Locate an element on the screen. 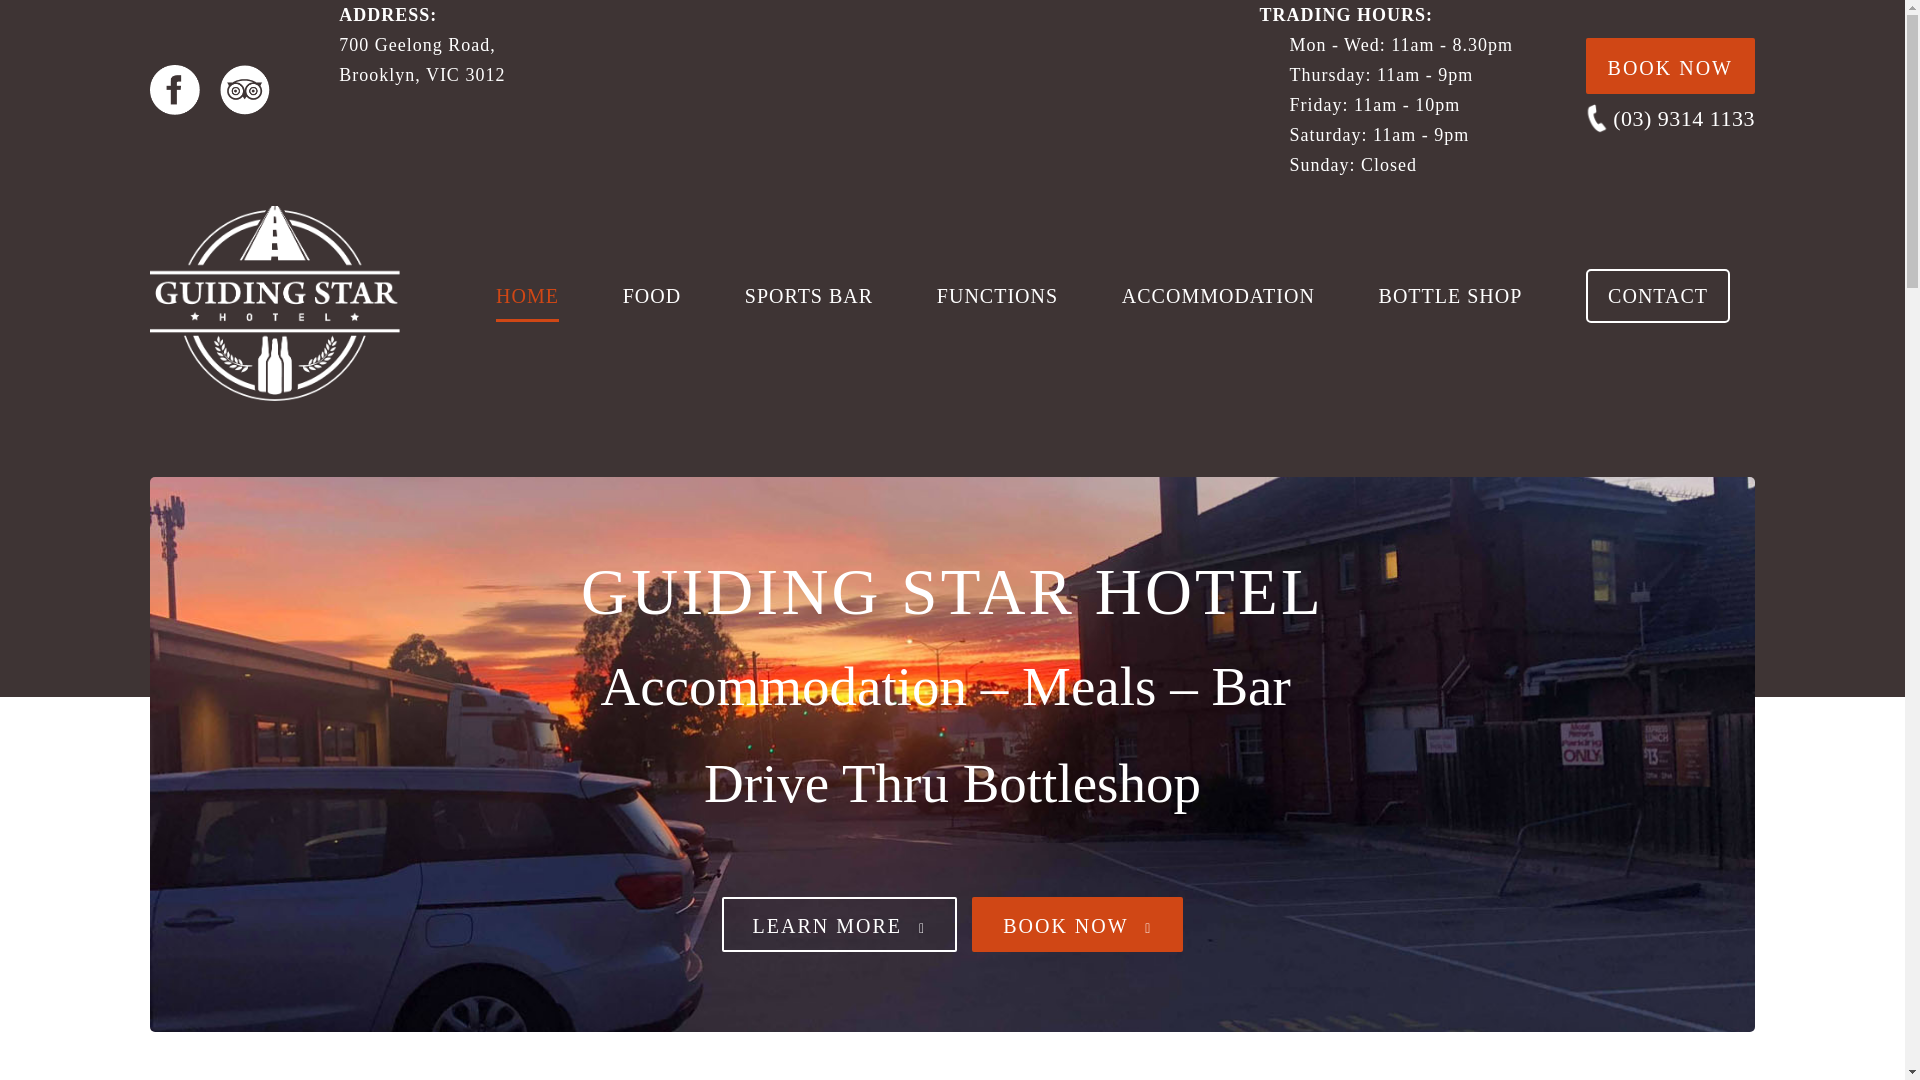 This screenshot has width=1920, height=1080. 'LEARN MORE' is located at coordinates (840, 924).